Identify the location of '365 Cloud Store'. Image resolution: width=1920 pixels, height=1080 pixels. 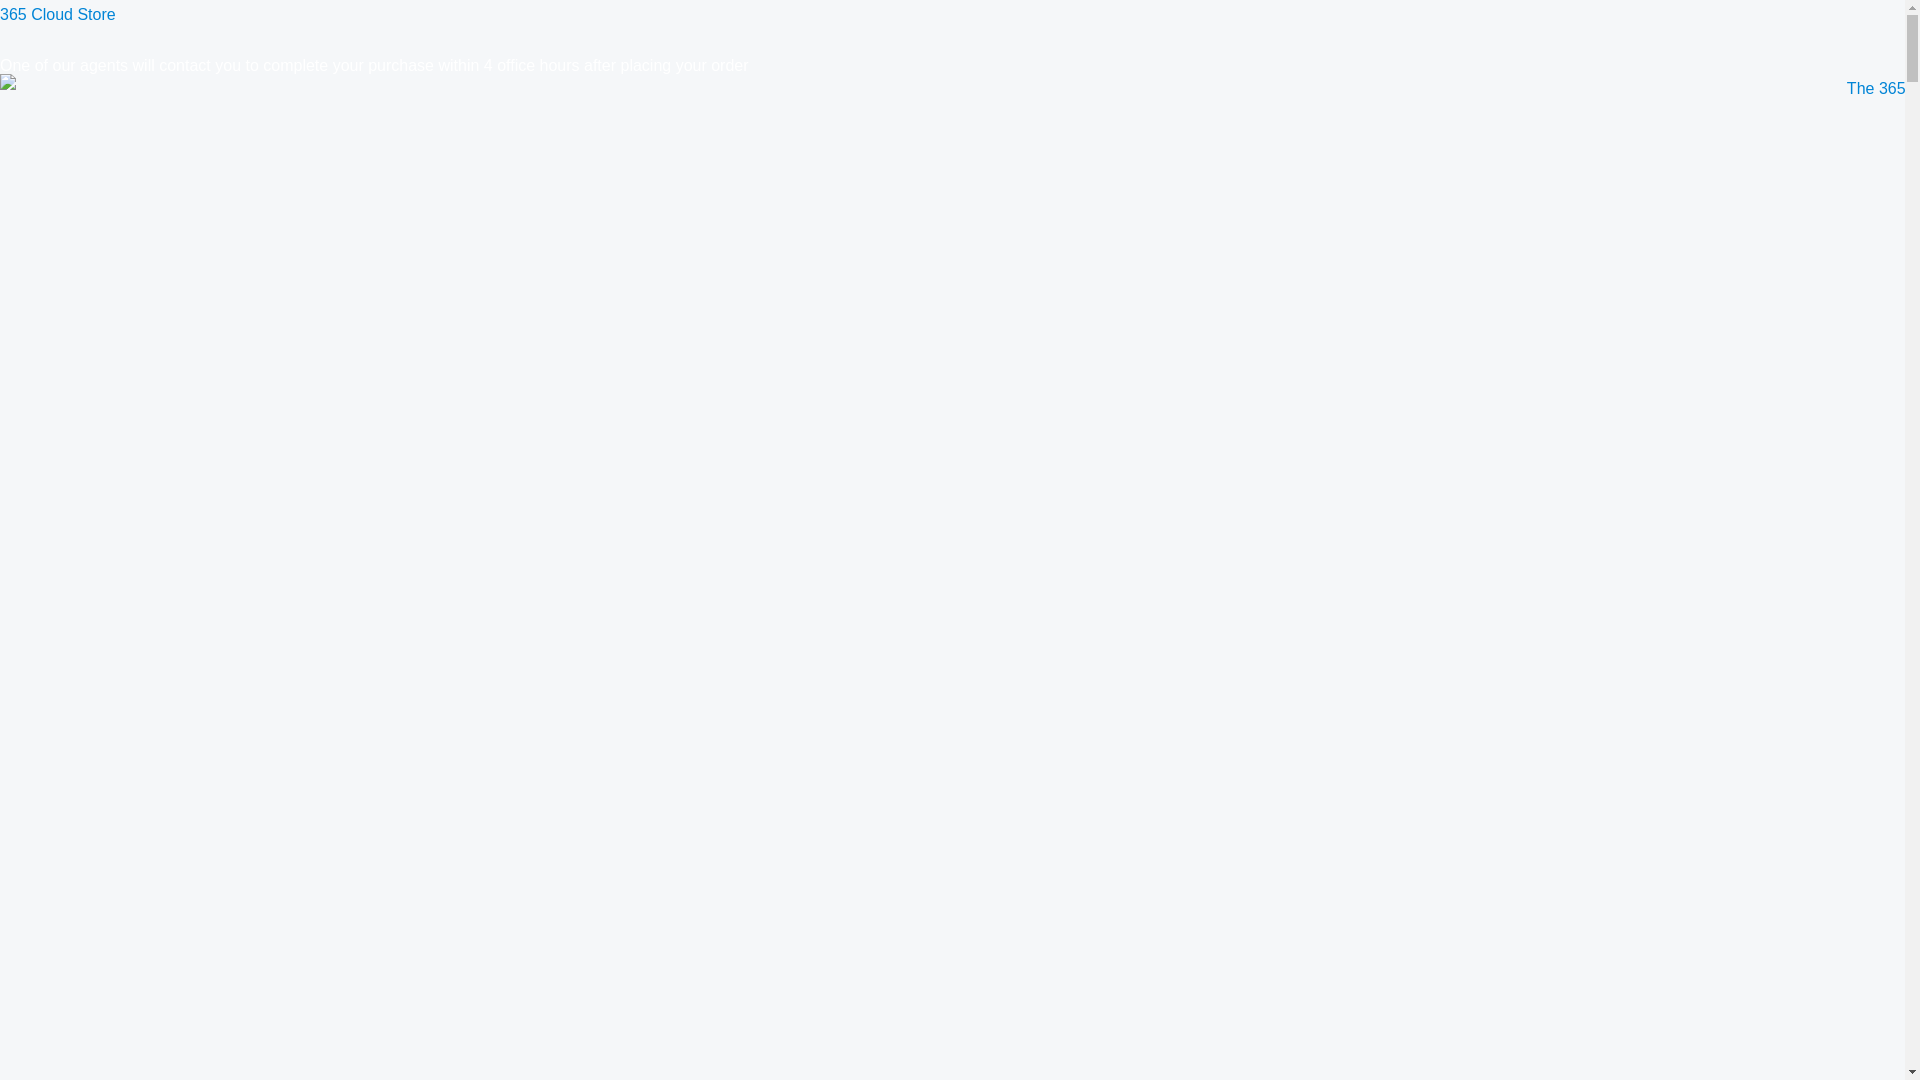
(57, 14).